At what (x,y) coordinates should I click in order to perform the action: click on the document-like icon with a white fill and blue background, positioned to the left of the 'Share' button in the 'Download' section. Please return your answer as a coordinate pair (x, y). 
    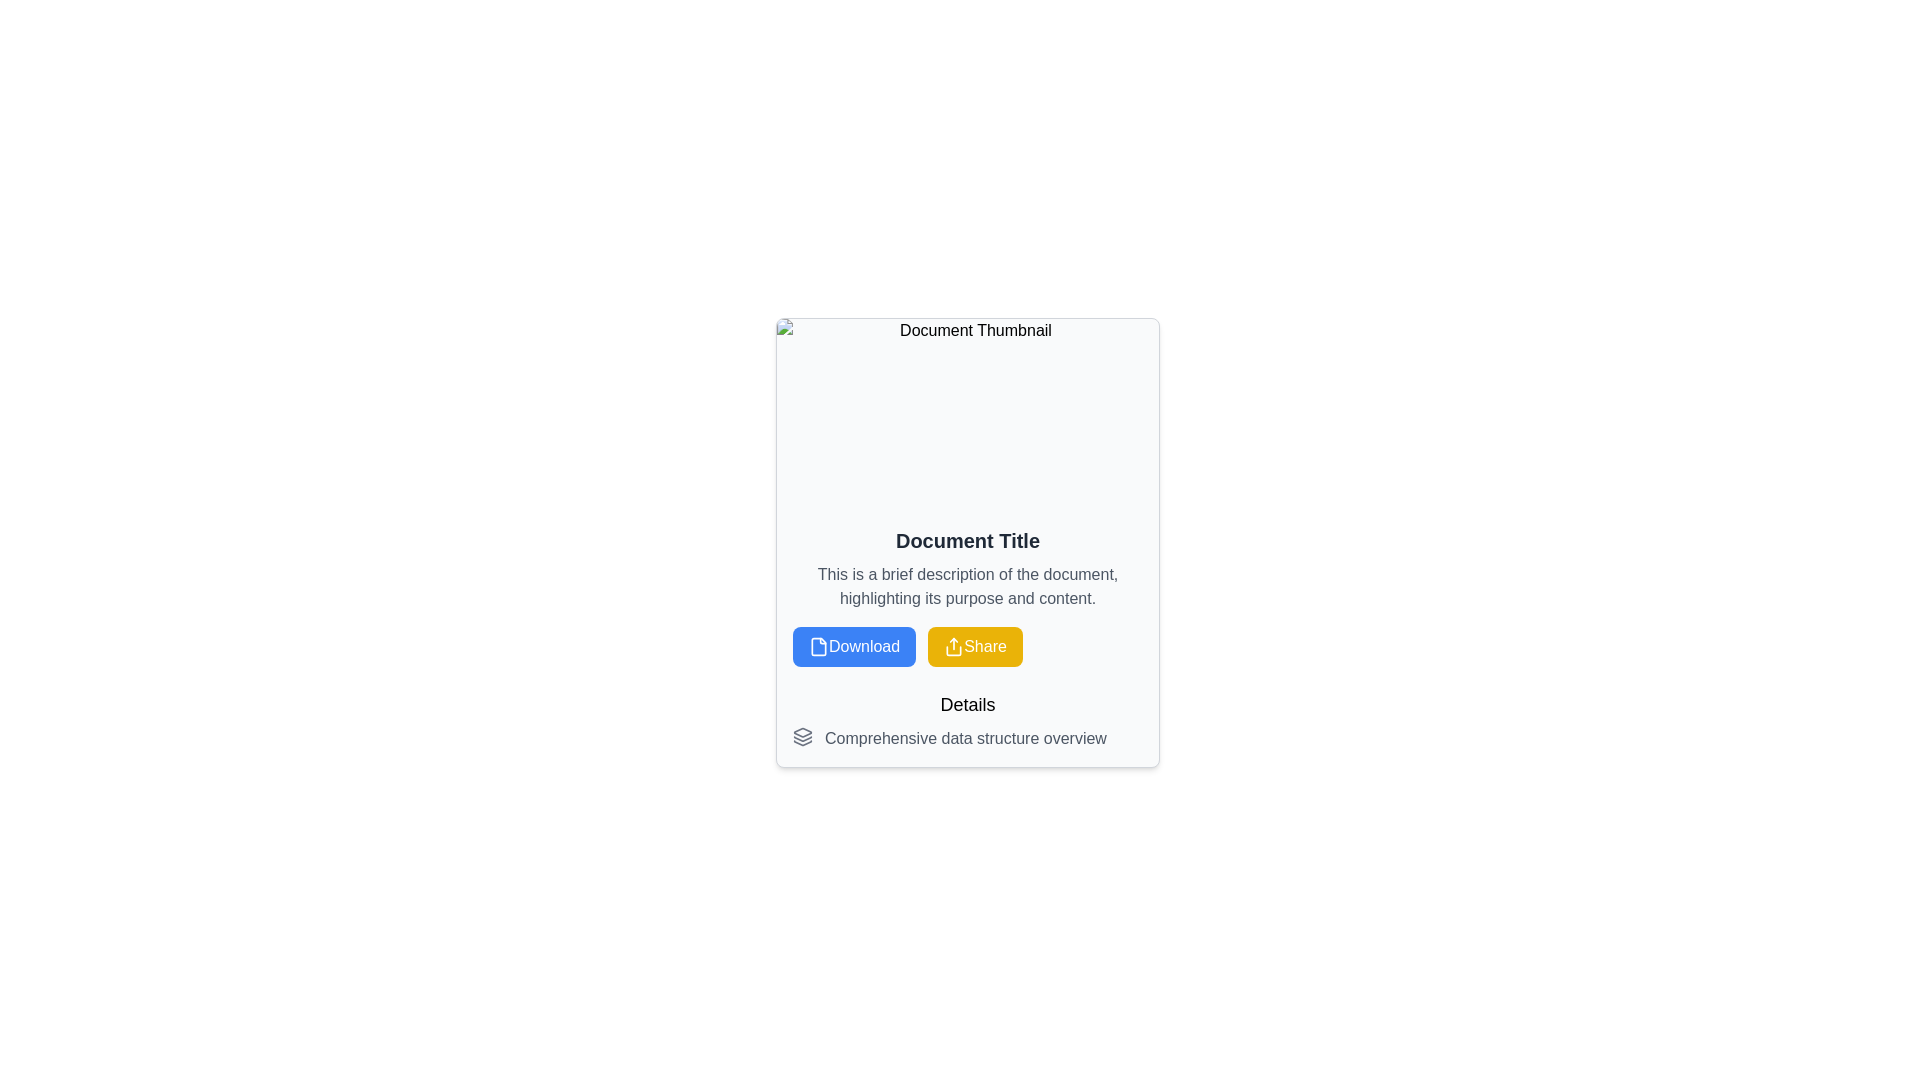
    Looking at the image, I should click on (819, 647).